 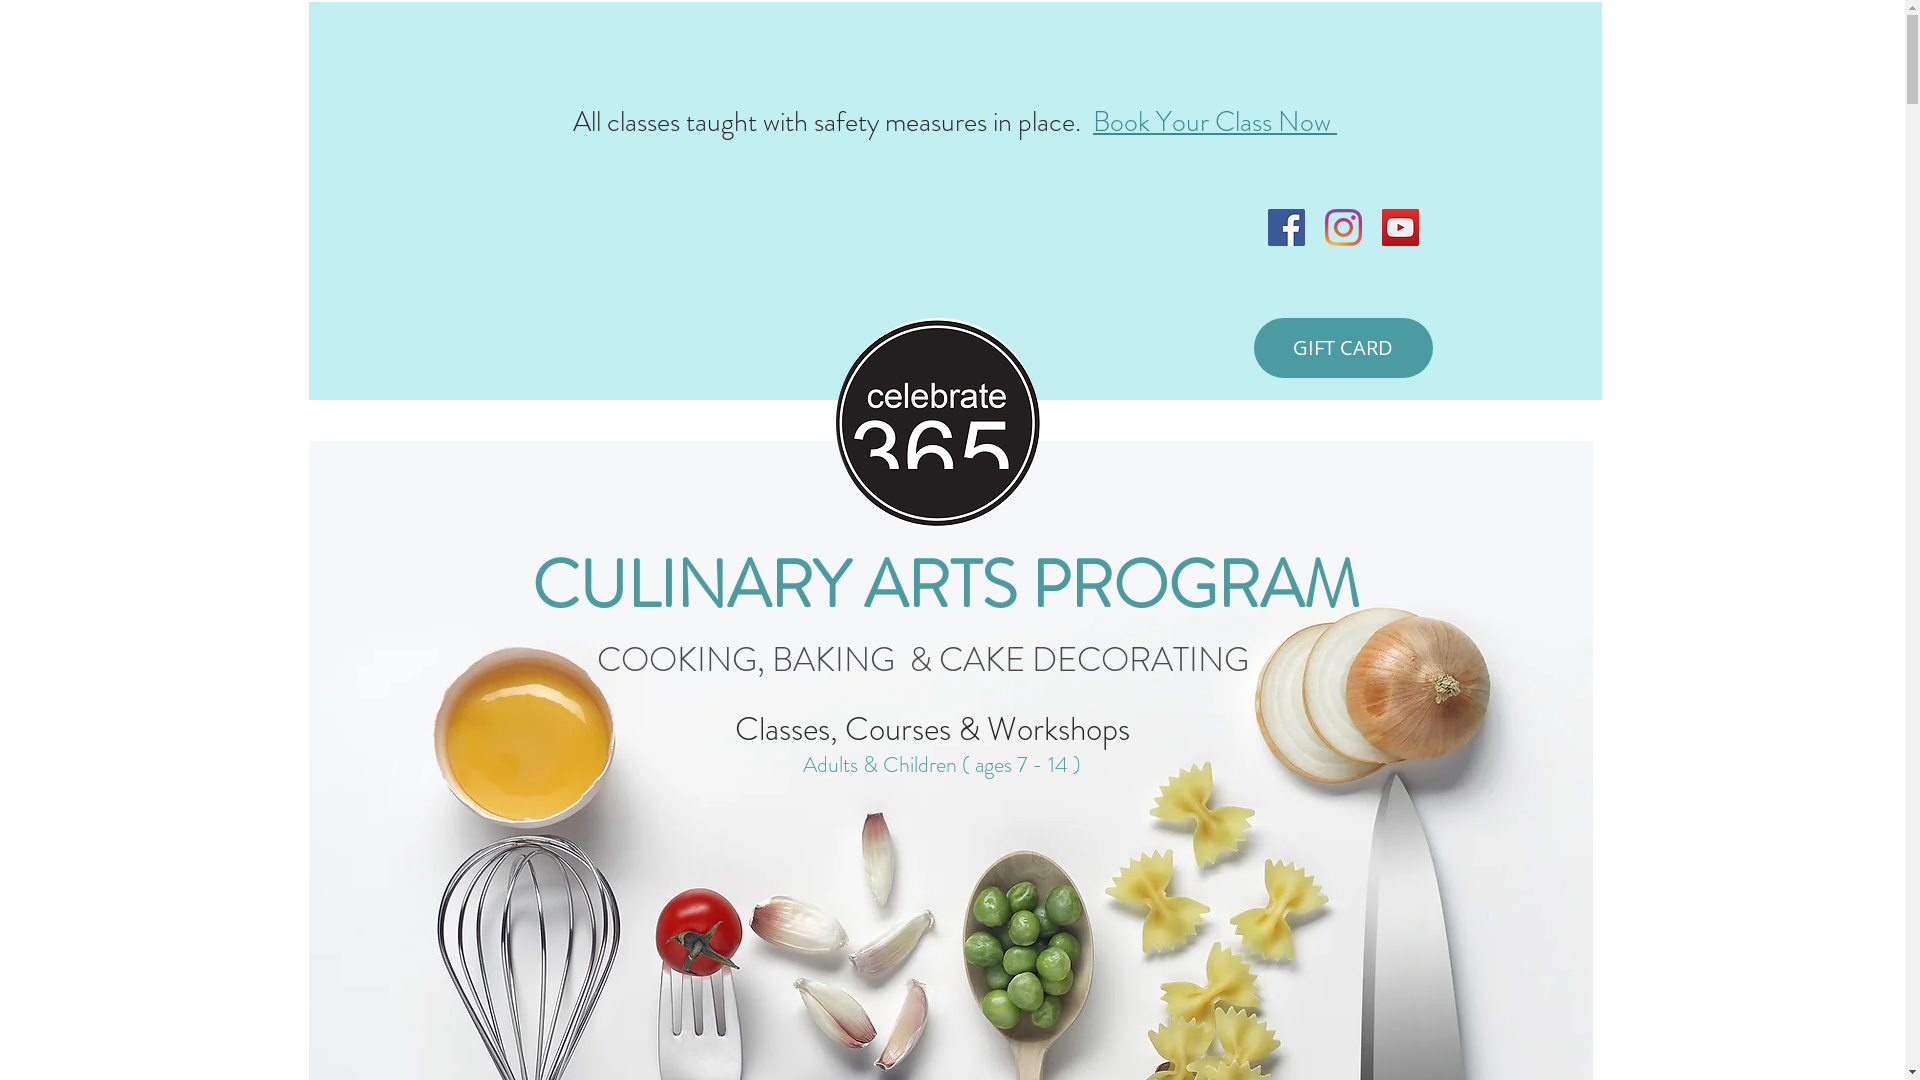 What do you see at coordinates (952, 19) in the screenshot?
I see `'Conversion Popup'` at bounding box center [952, 19].